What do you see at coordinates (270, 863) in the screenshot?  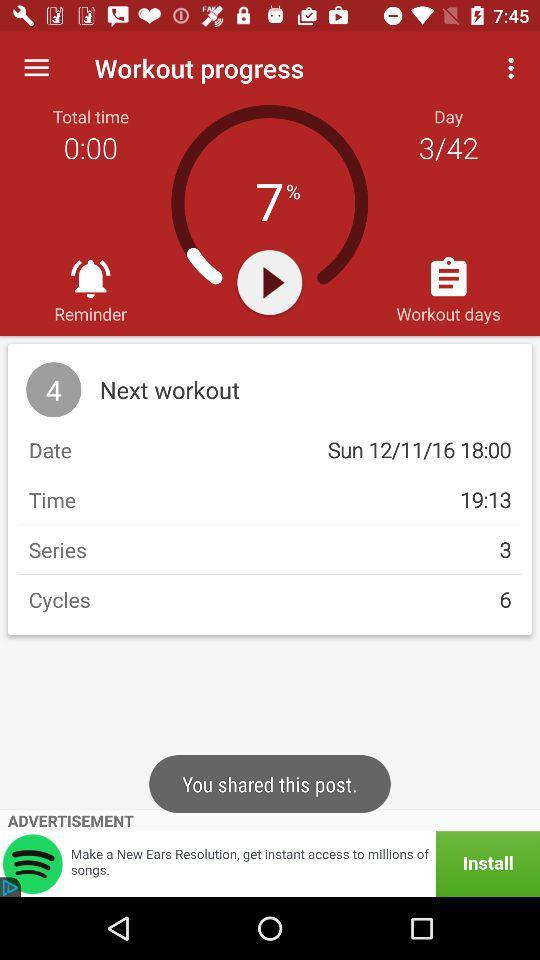 I see `item below the advertisement` at bounding box center [270, 863].